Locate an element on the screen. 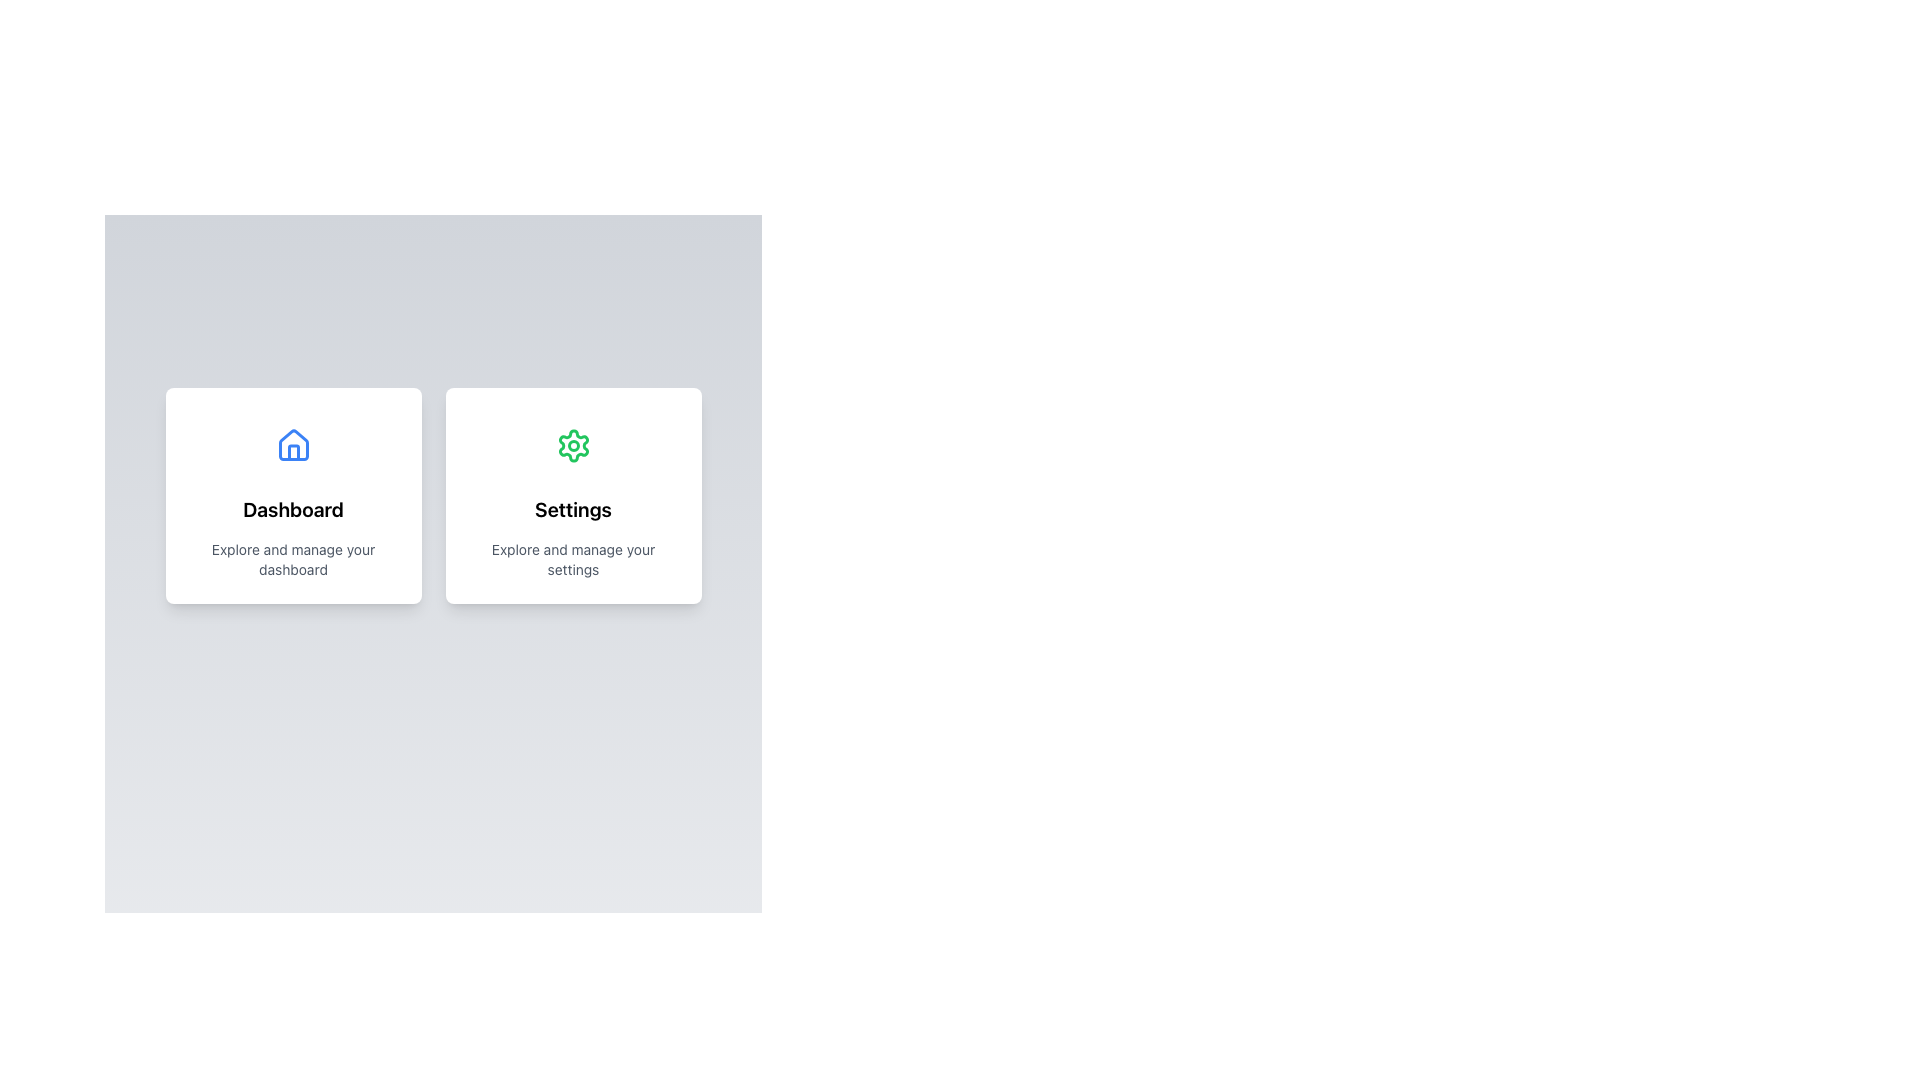 Image resolution: width=1920 pixels, height=1080 pixels. the green gear-like graphical icon located in the 'Settings' card, positioned above the 'Settings' label and centered within the card is located at coordinates (572, 445).